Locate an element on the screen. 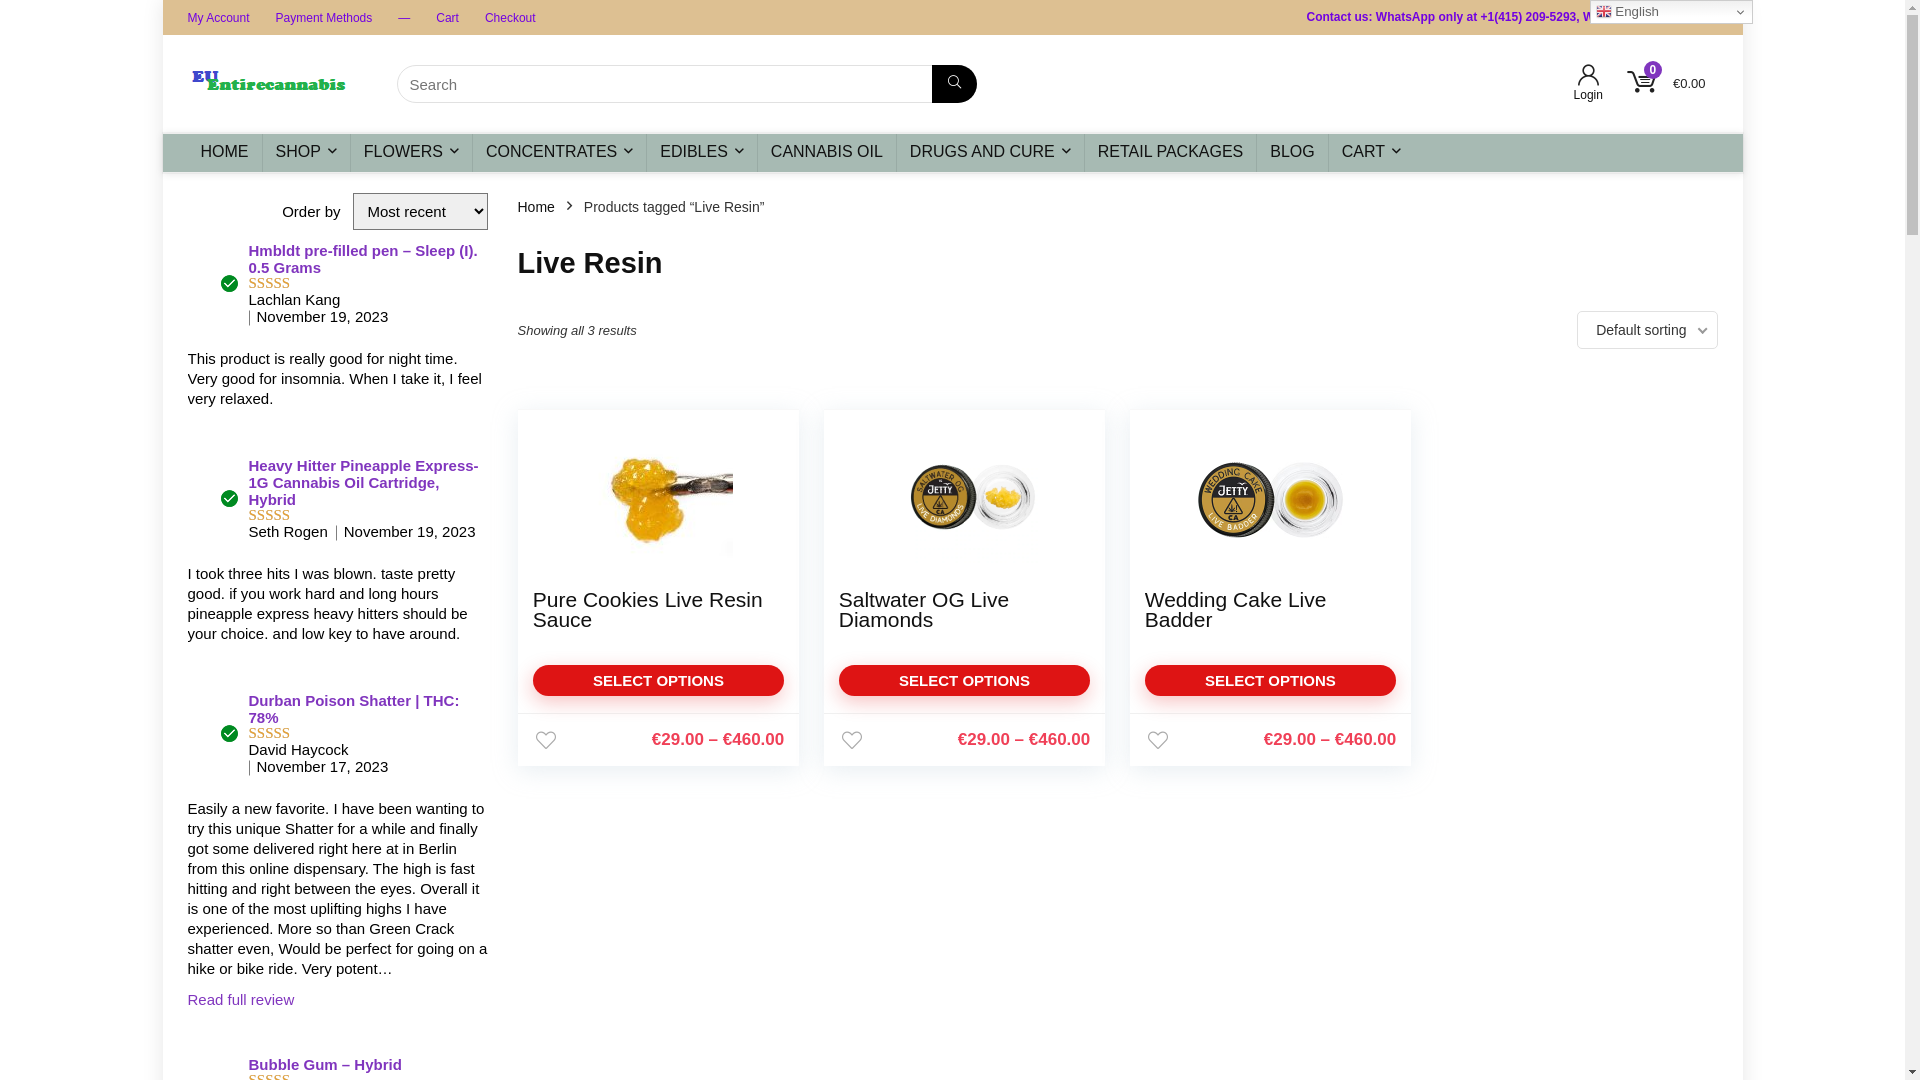 The image size is (1920, 1080). 'Wedding Cake Live Badder' is located at coordinates (1235, 608).